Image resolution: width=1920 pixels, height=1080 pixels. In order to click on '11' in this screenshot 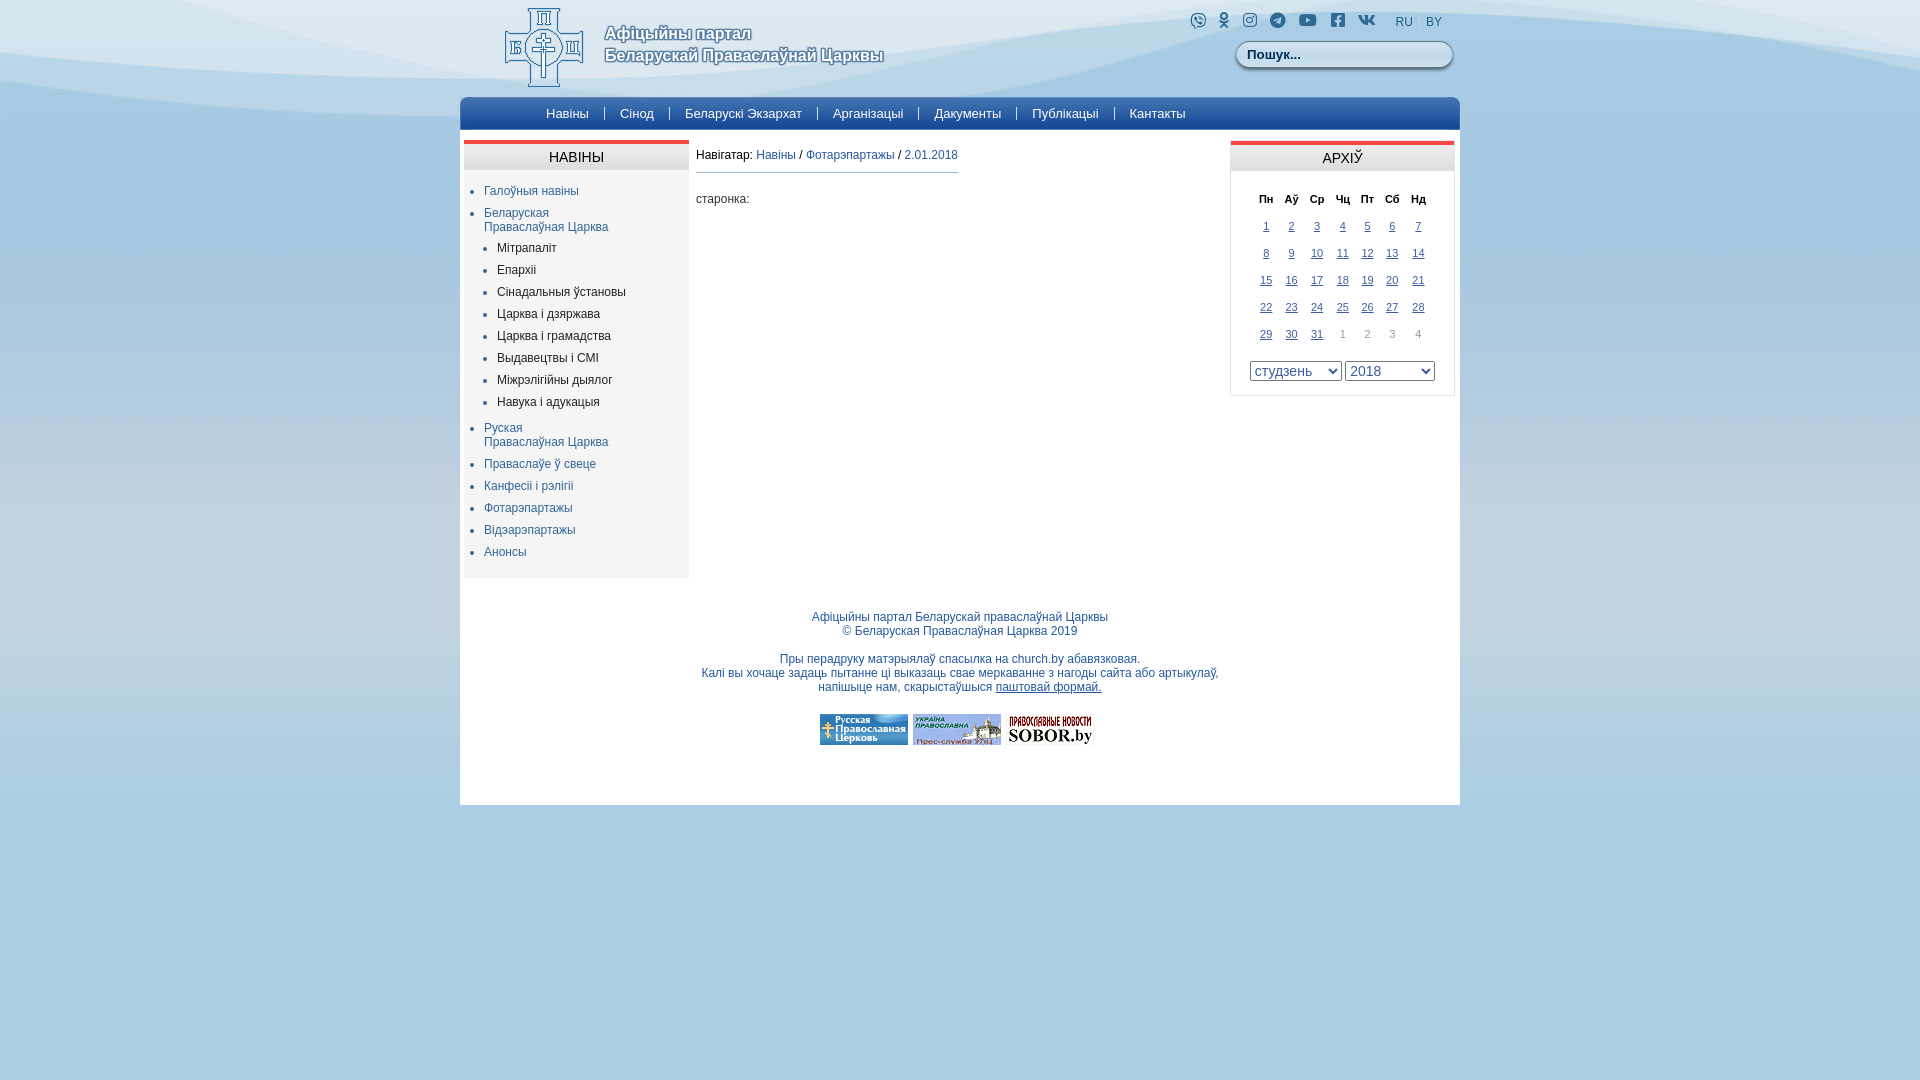, I will do `click(1343, 250)`.